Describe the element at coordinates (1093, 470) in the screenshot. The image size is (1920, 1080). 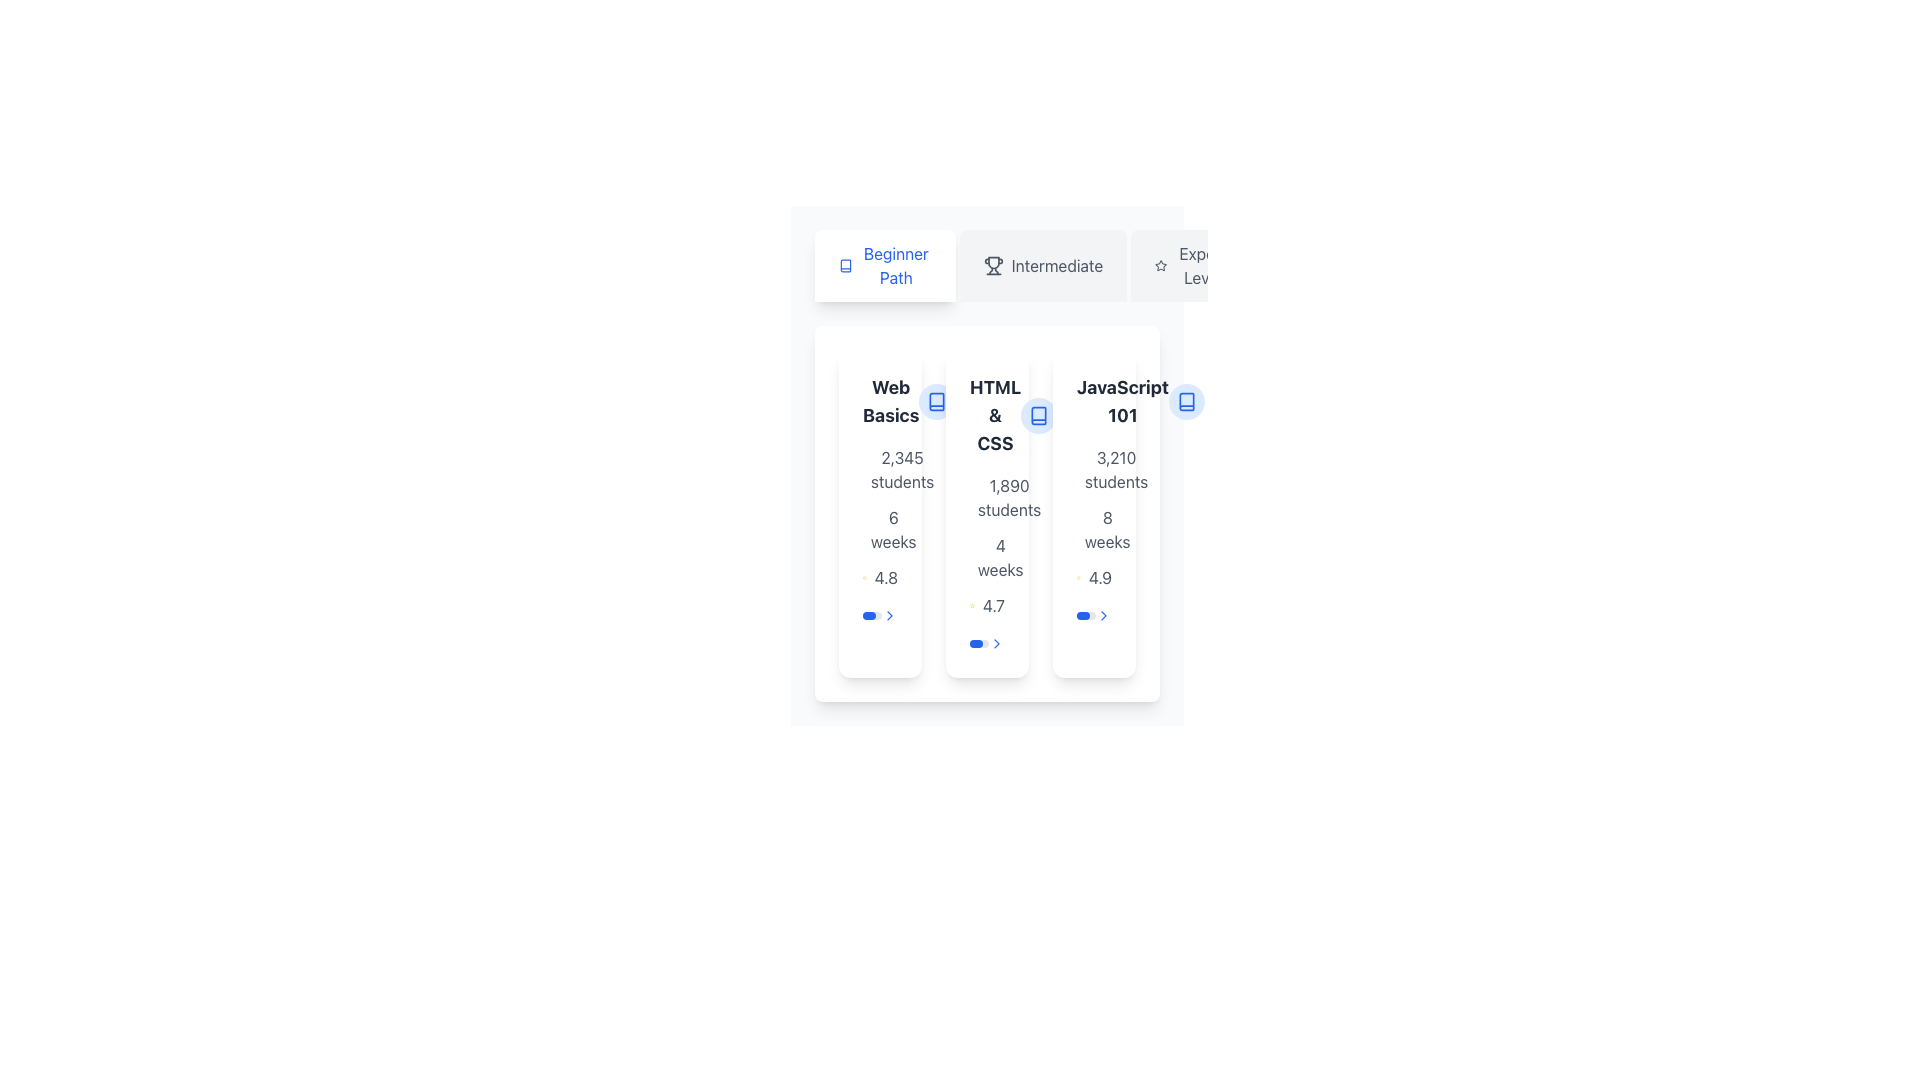
I see `the text label displaying '3,210 students' accompanied by a users icon, located within the 'JavaScript 101' course box` at that location.